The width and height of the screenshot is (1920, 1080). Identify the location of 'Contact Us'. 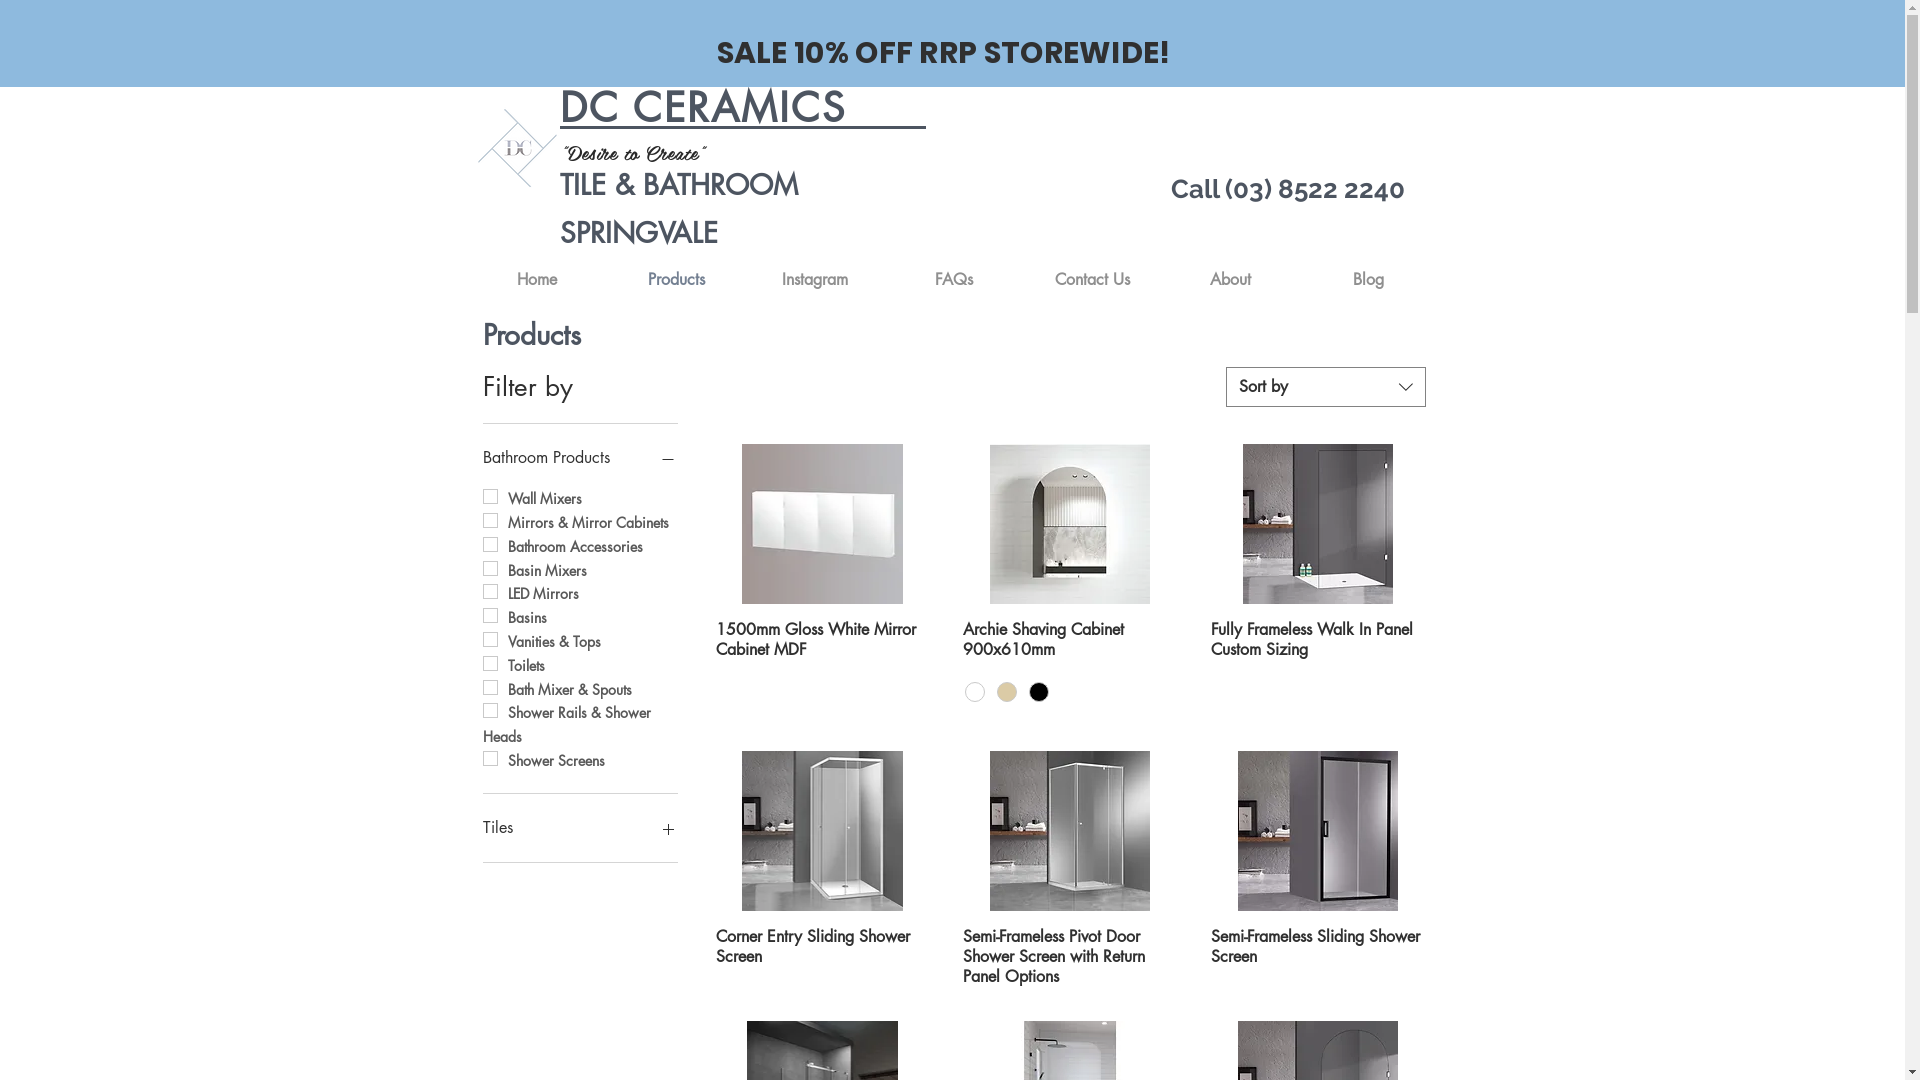
(1092, 280).